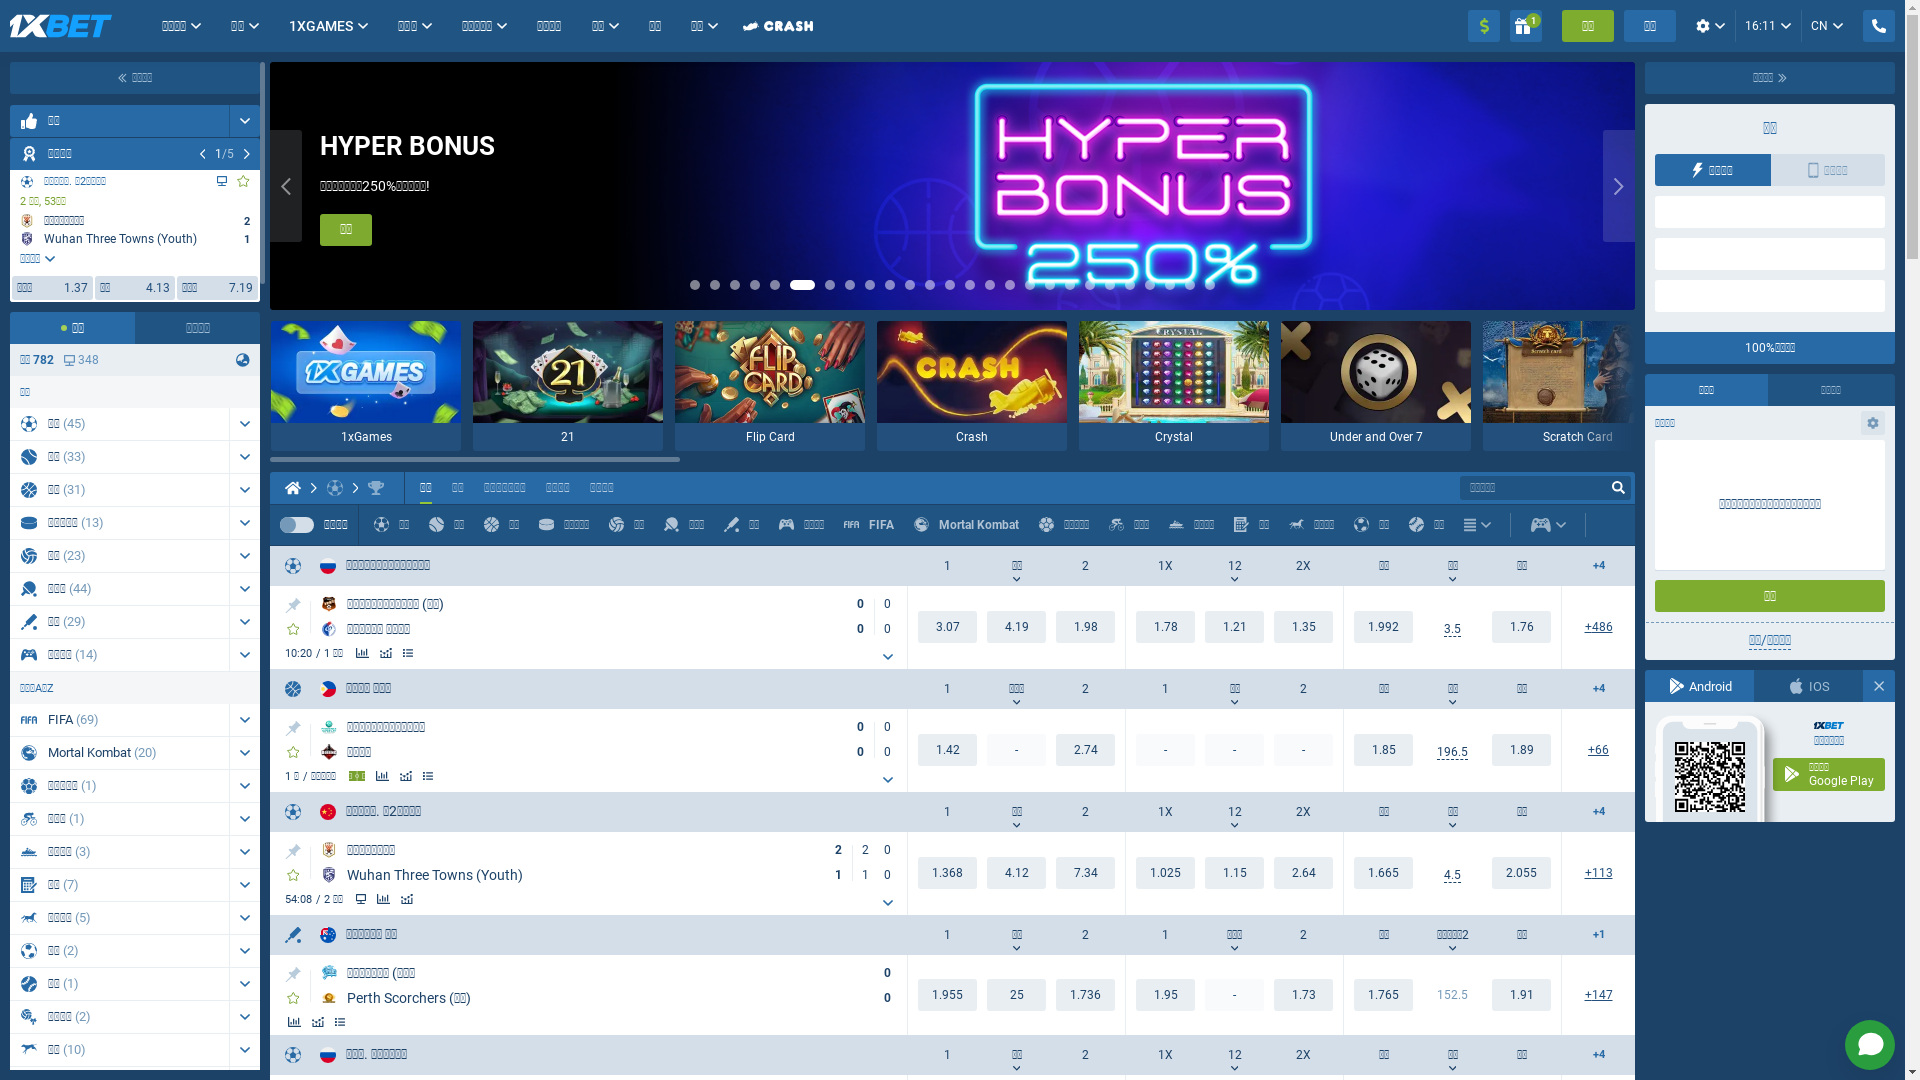 The width and height of the screenshot is (1920, 1080). What do you see at coordinates (1520, 749) in the screenshot?
I see `'1.89'` at bounding box center [1520, 749].